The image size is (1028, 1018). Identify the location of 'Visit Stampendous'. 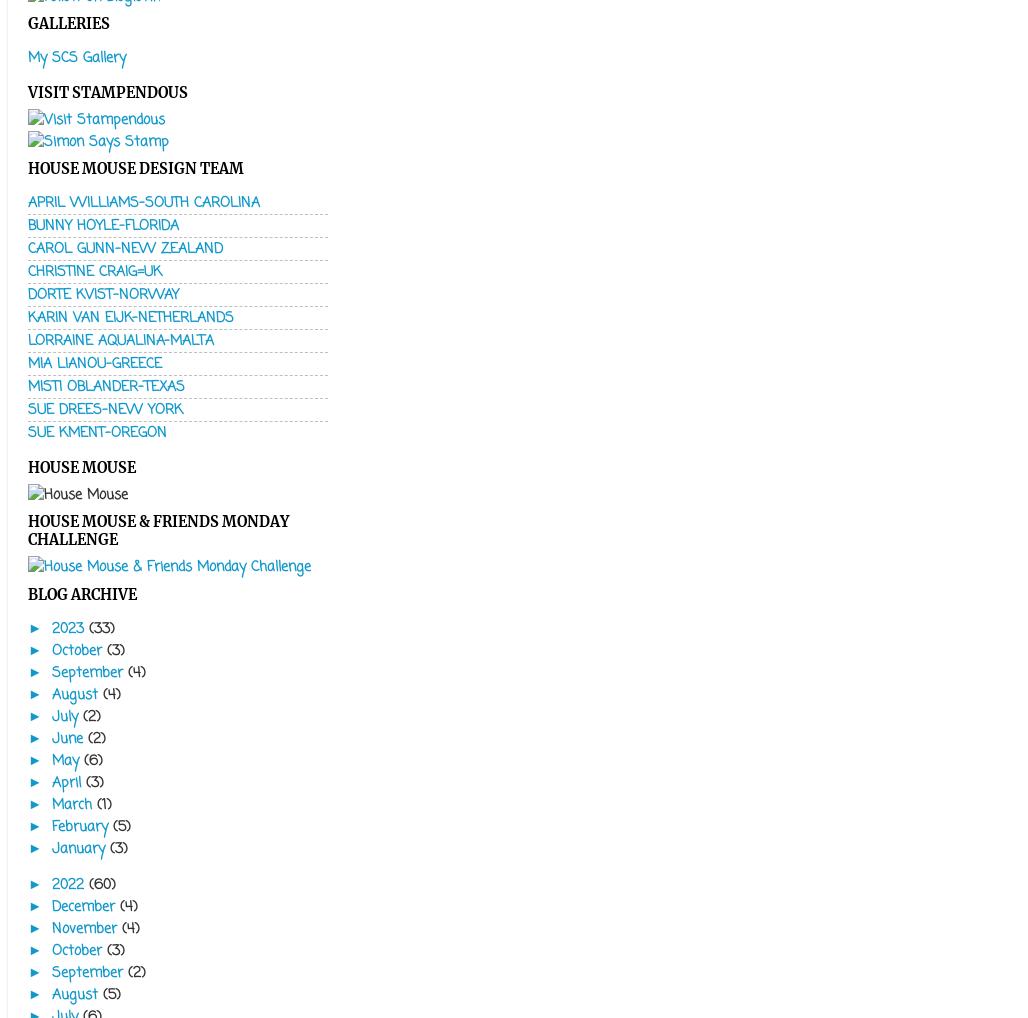
(107, 92).